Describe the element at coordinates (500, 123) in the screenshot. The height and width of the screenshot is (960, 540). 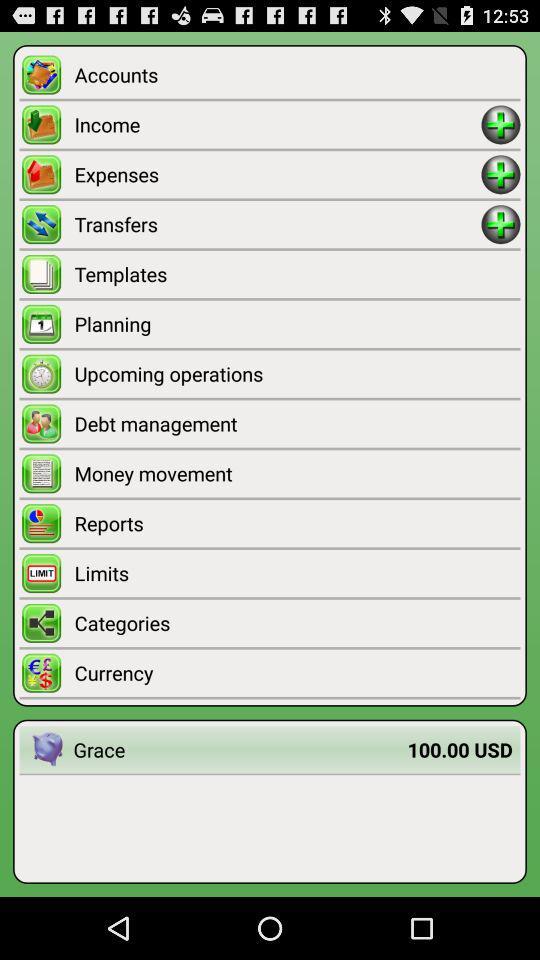
I see `income` at that location.